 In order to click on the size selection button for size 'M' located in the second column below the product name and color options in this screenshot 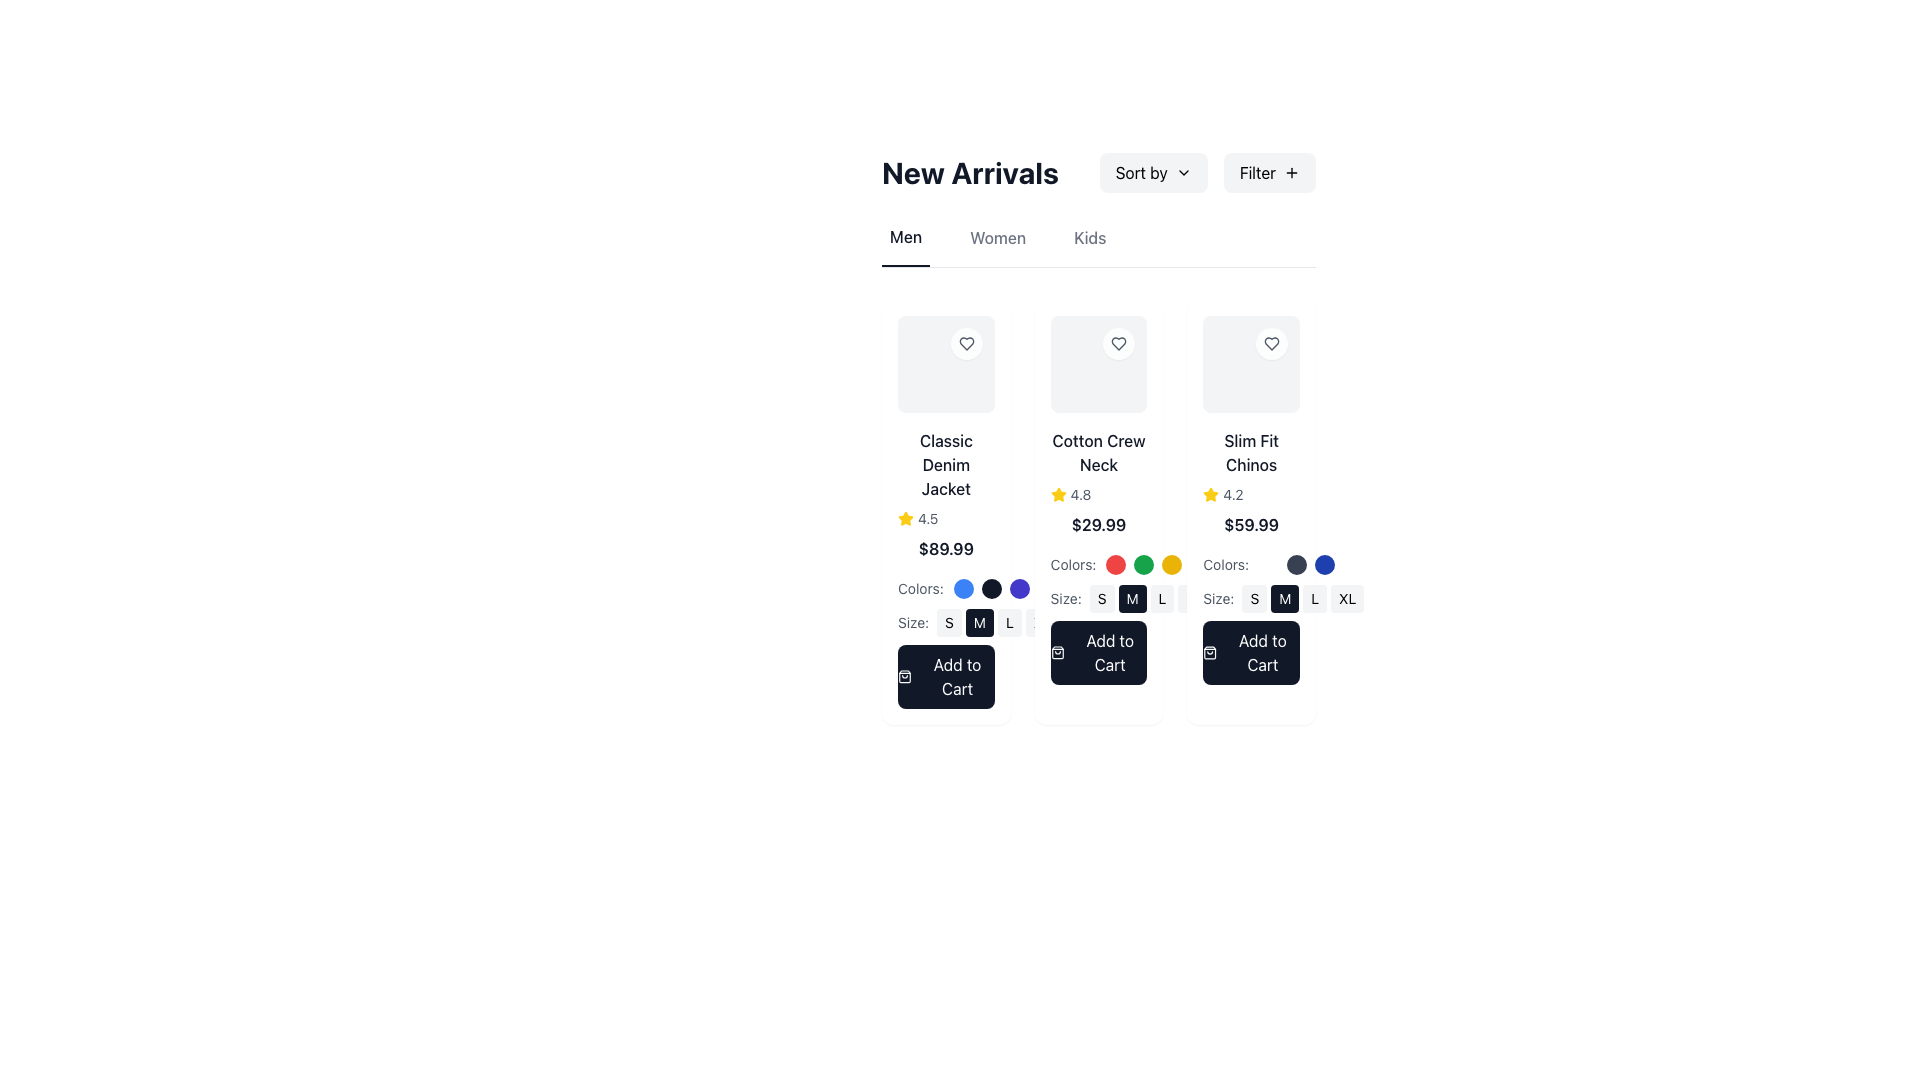, I will do `click(998, 621)`.